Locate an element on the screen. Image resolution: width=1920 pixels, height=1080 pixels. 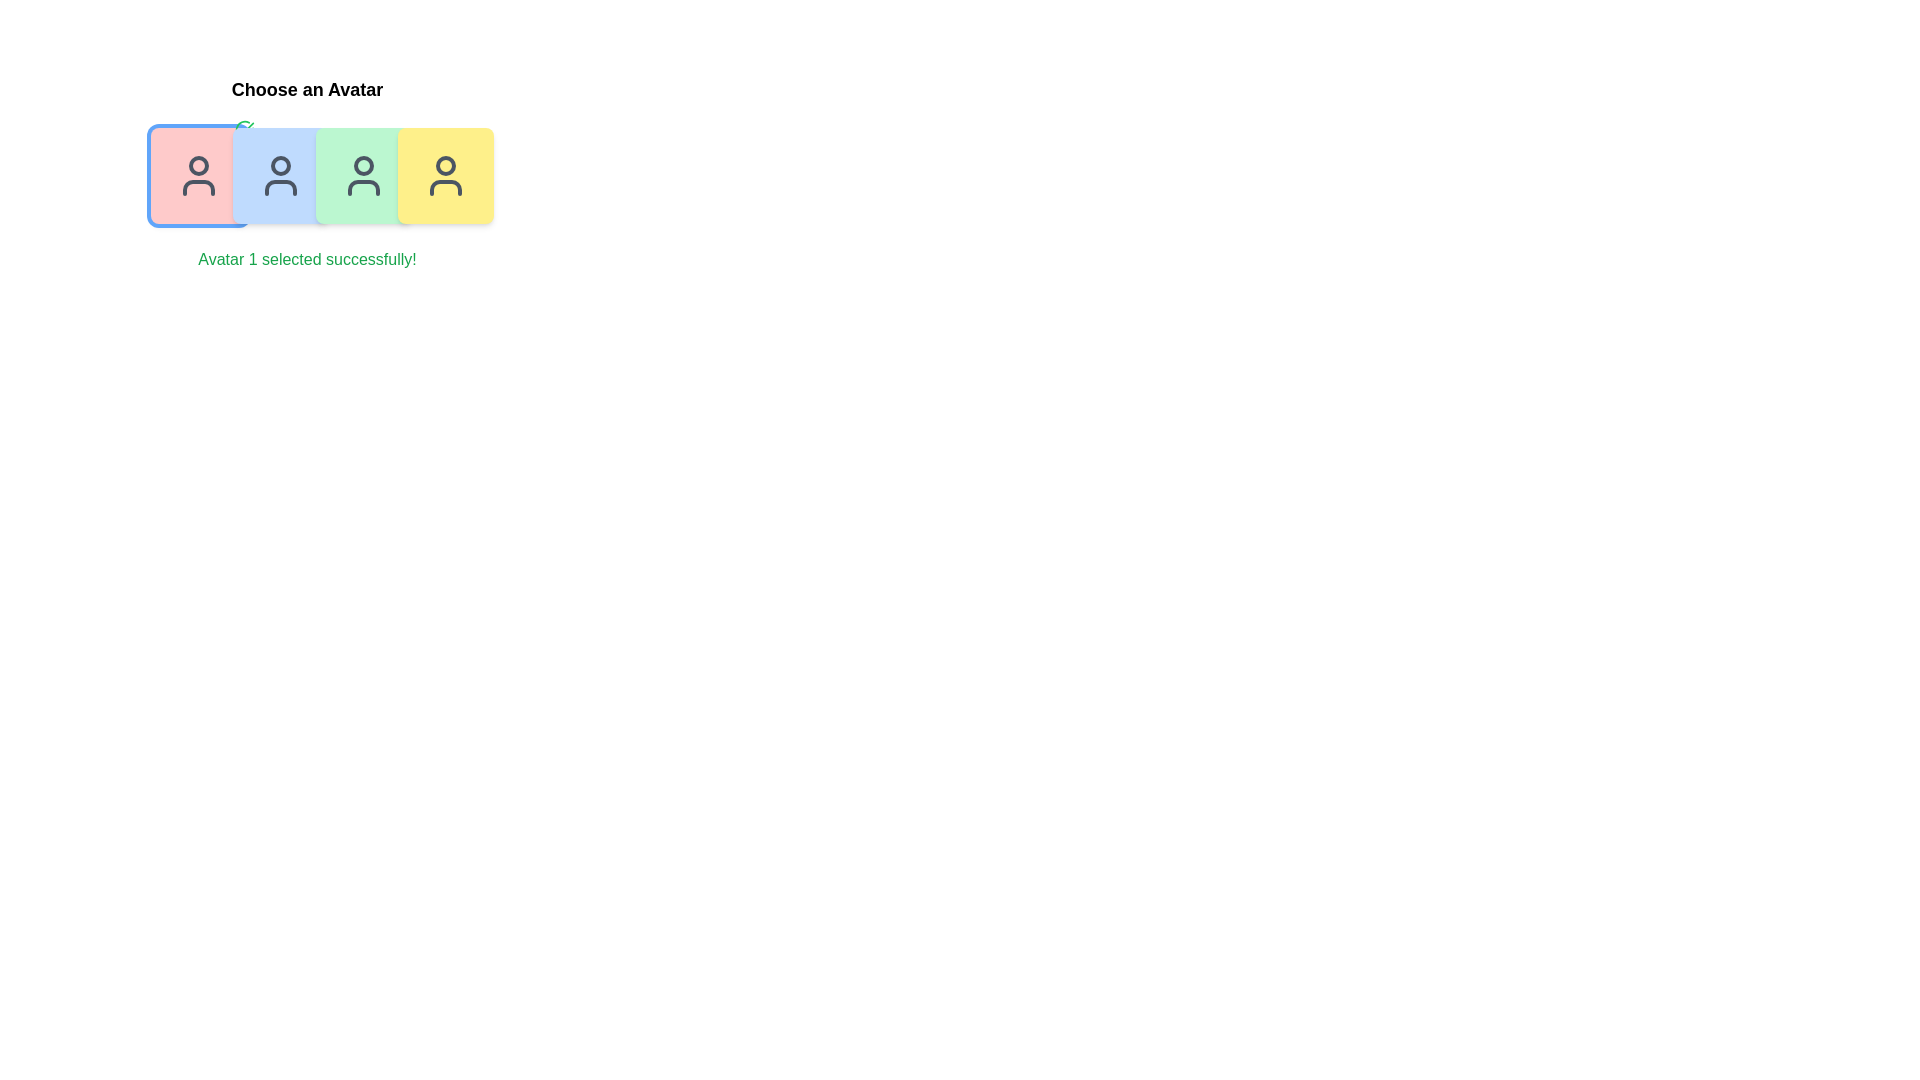
the graphical circular shape that represents the head of the second avatar from the left in a row of four avatars is located at coordinates (280, 164).